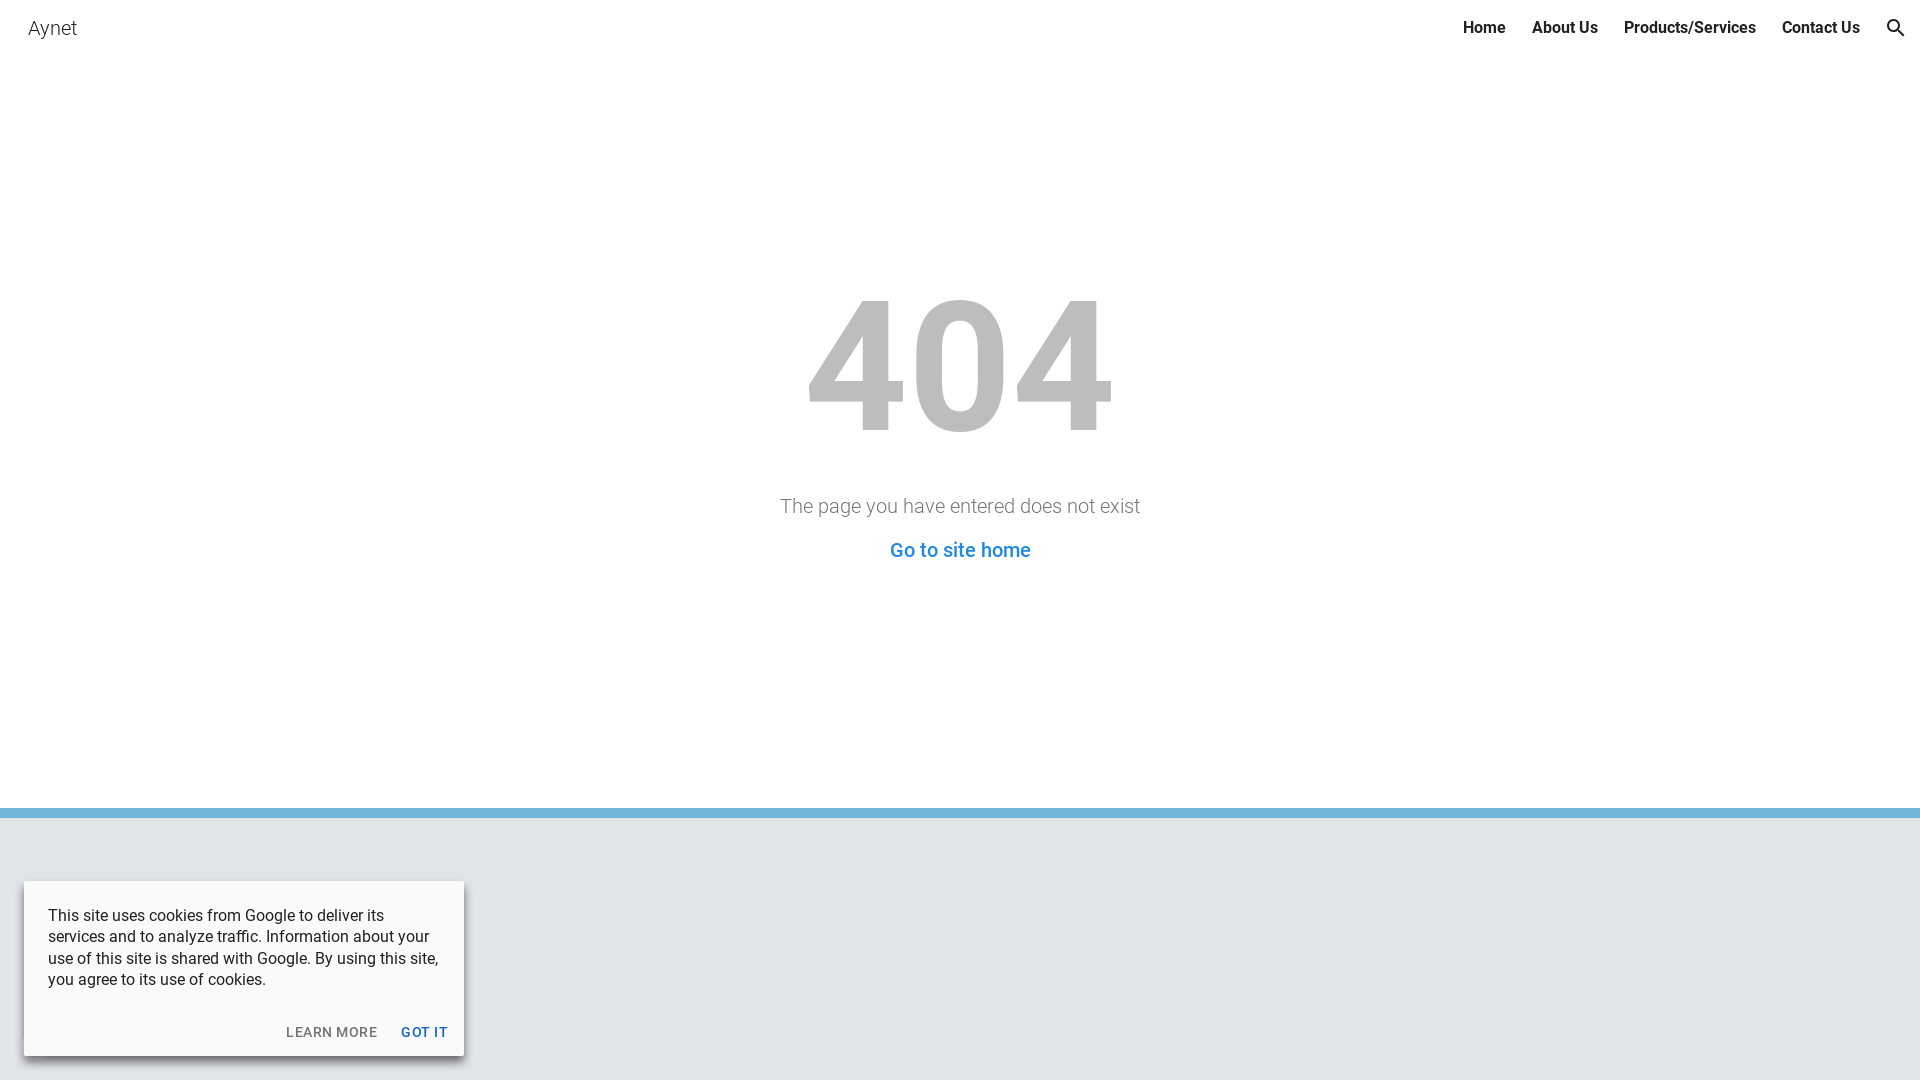 This screenshot has height=1080, width=1920. I want to click on 'Aynet', so click(15, 26).